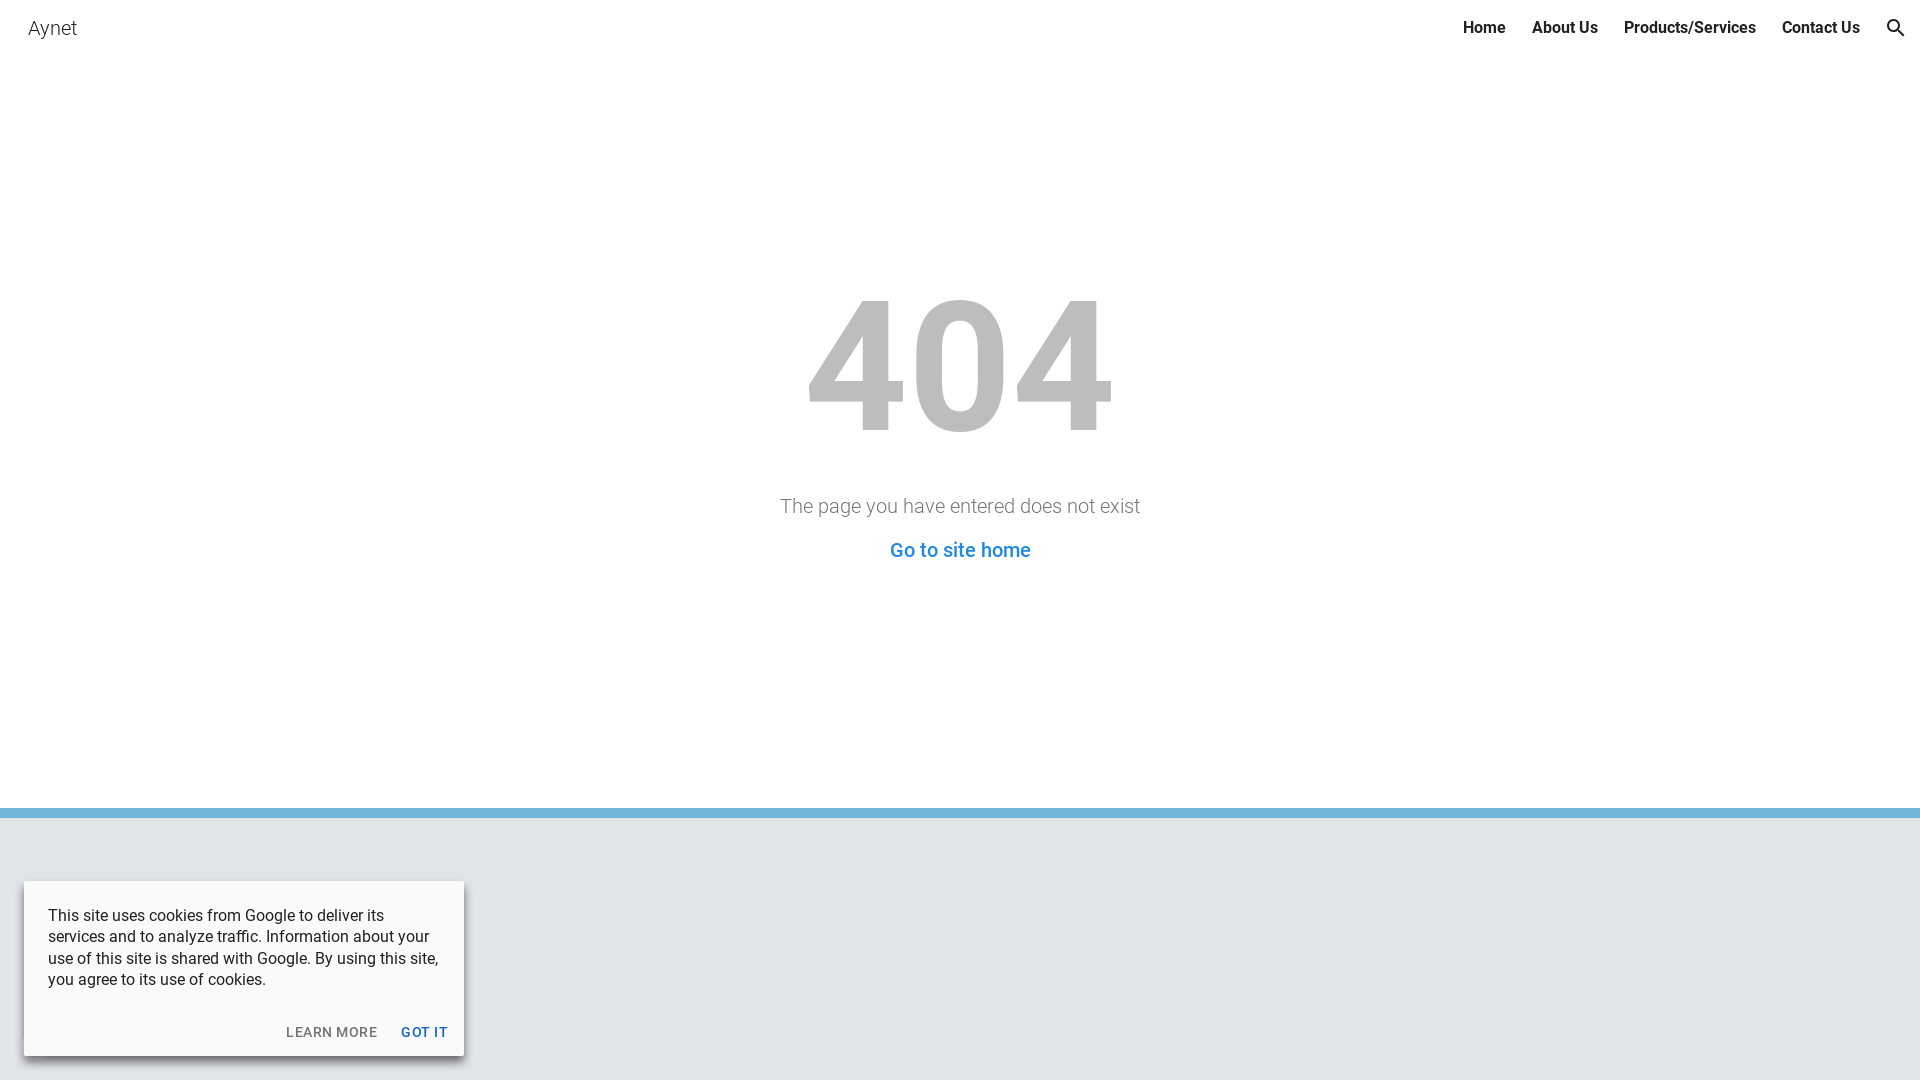 This screenshot has height=1080, width=1920. I want to click on 'Aynet', so click(15, 26).